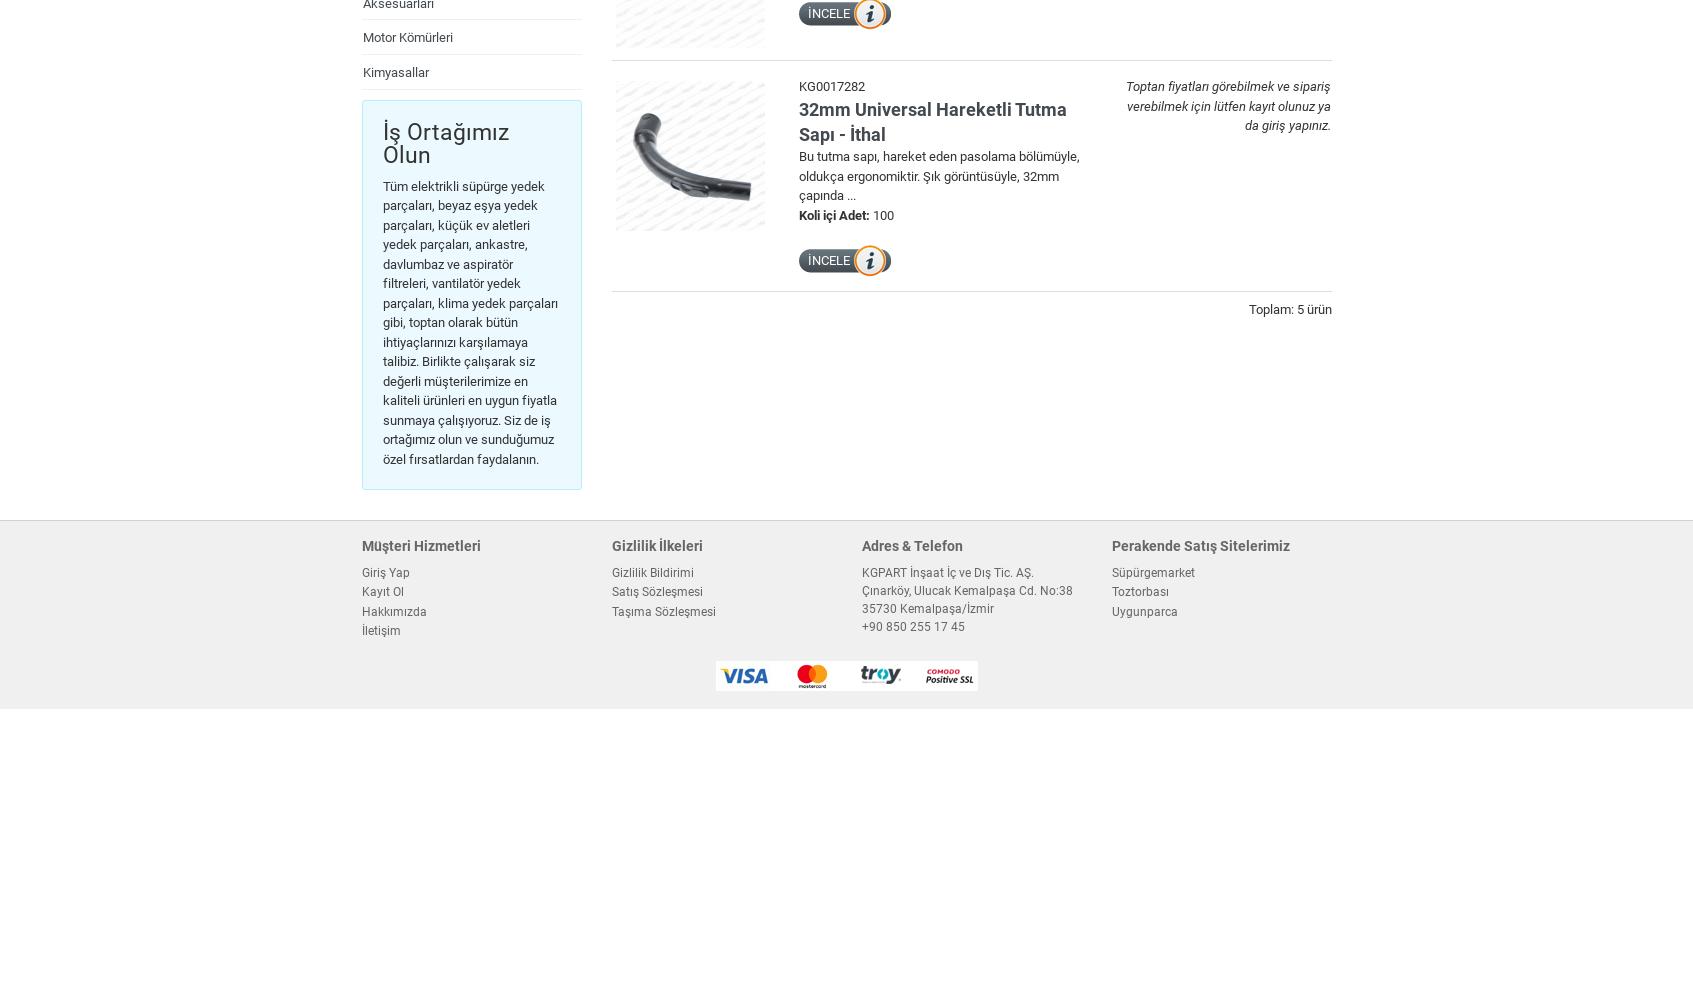  I want to click on 'Taşıma Sözleşmesi', so click(611, 610).